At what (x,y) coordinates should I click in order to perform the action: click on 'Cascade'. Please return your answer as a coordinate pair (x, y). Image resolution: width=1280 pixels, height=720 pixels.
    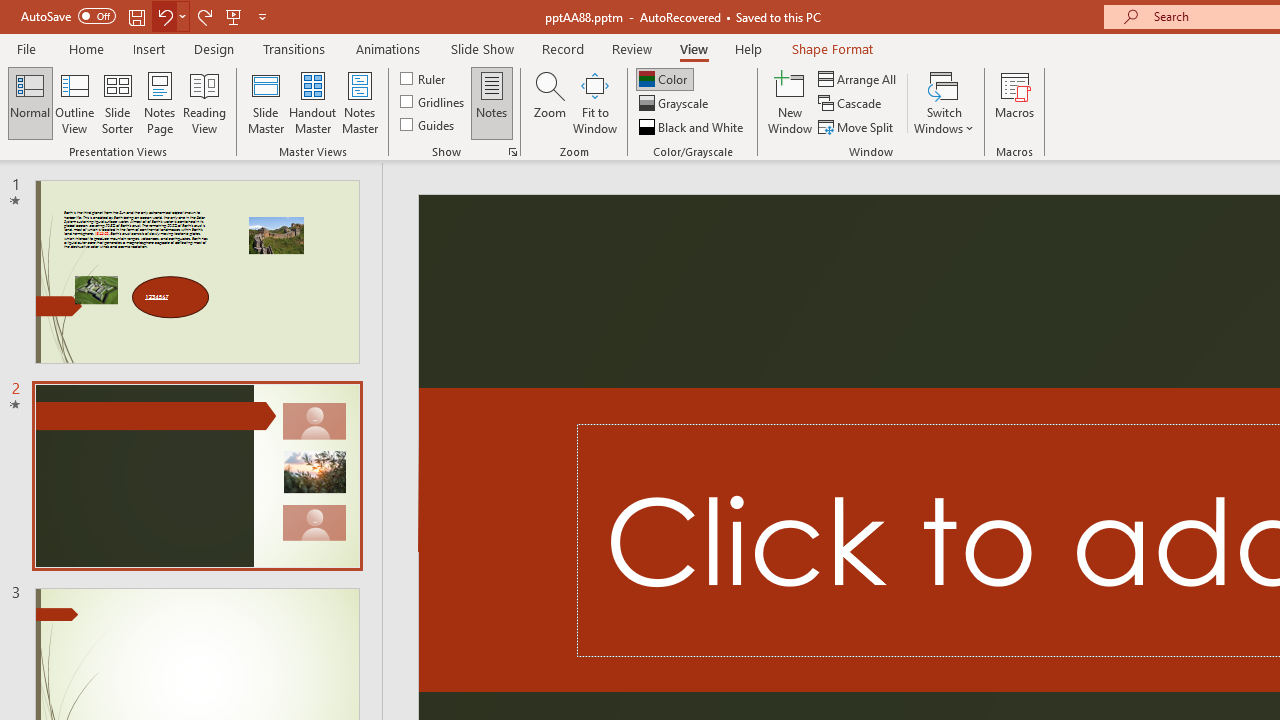
    Looking at the image, I should click on (851, 103).